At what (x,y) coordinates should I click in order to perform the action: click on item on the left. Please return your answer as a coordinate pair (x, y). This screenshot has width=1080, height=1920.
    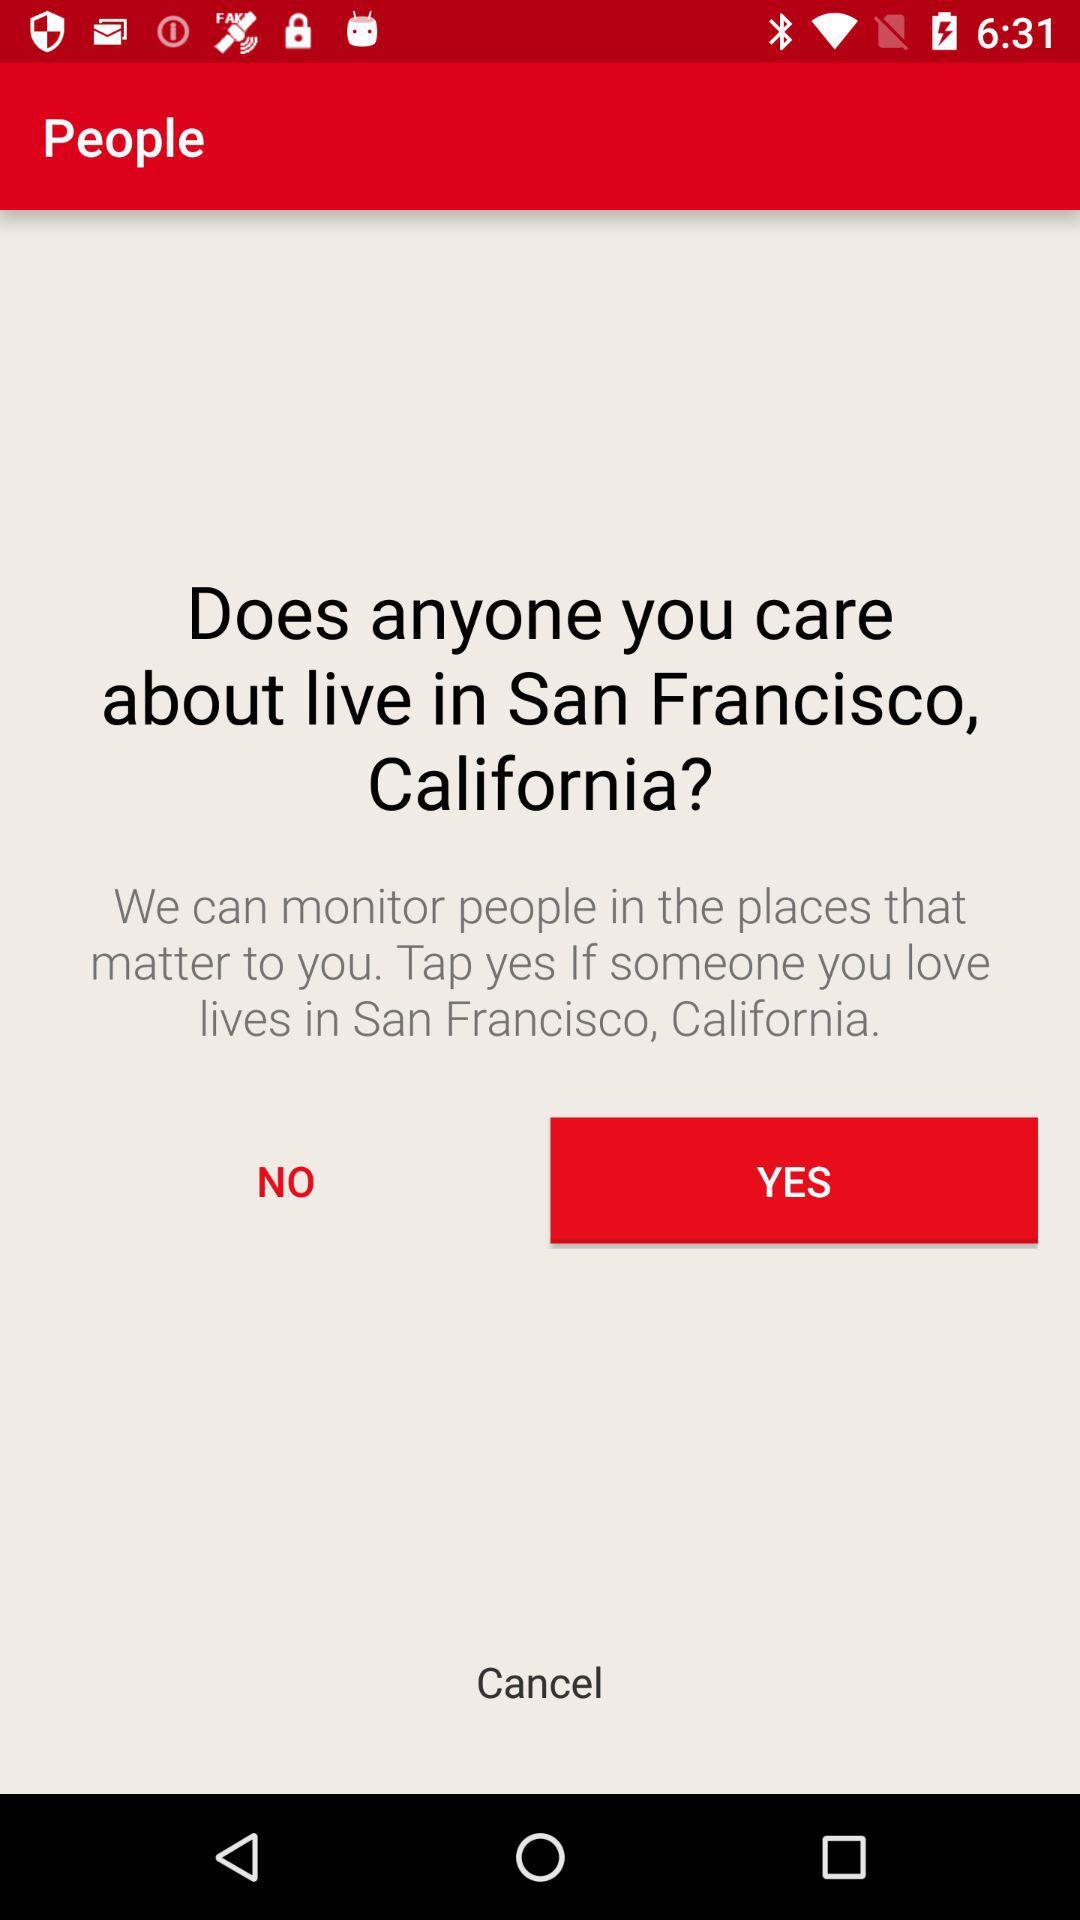
    Looking at the image, I should click on (285, 1180).